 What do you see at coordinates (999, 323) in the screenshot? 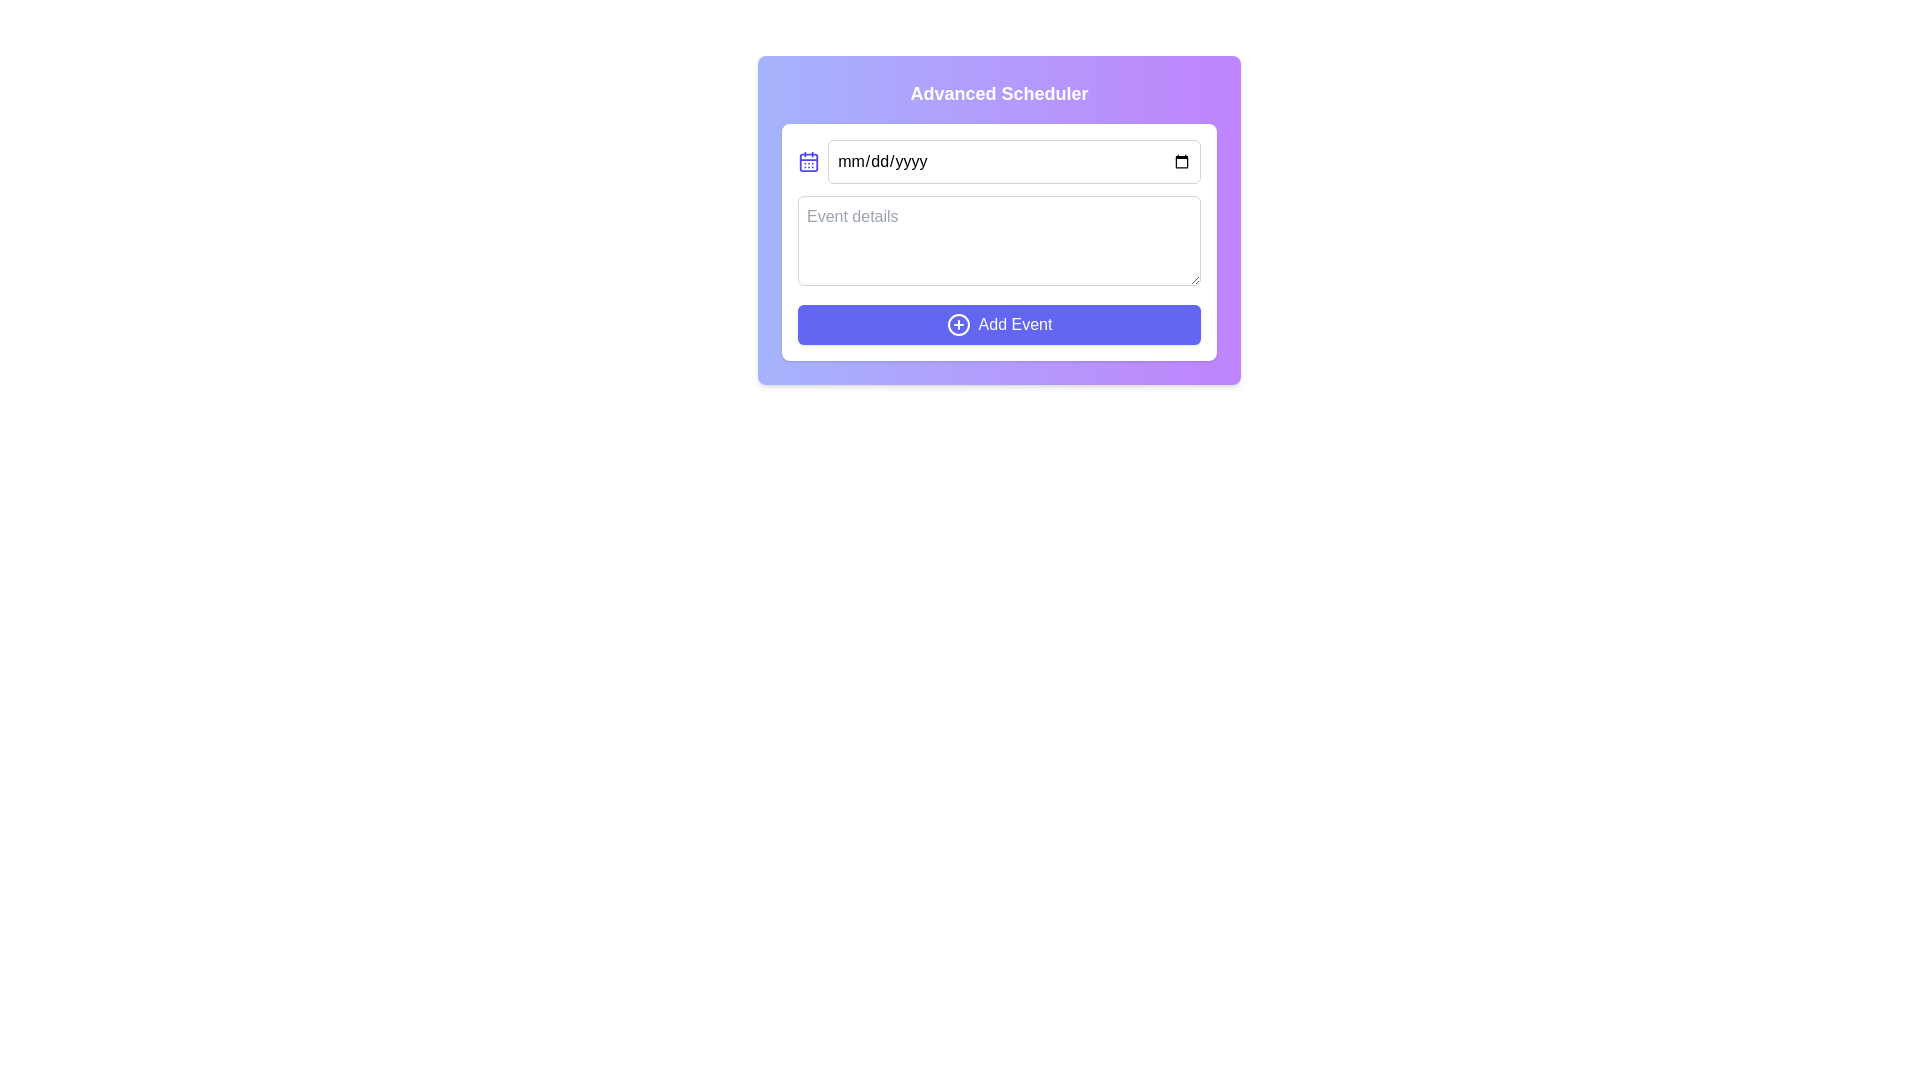
I see `the 'Add Event' button, which has a blue background, white text, and a plus sign icon, to observe any hover effects` at bounding box center [999, 323].